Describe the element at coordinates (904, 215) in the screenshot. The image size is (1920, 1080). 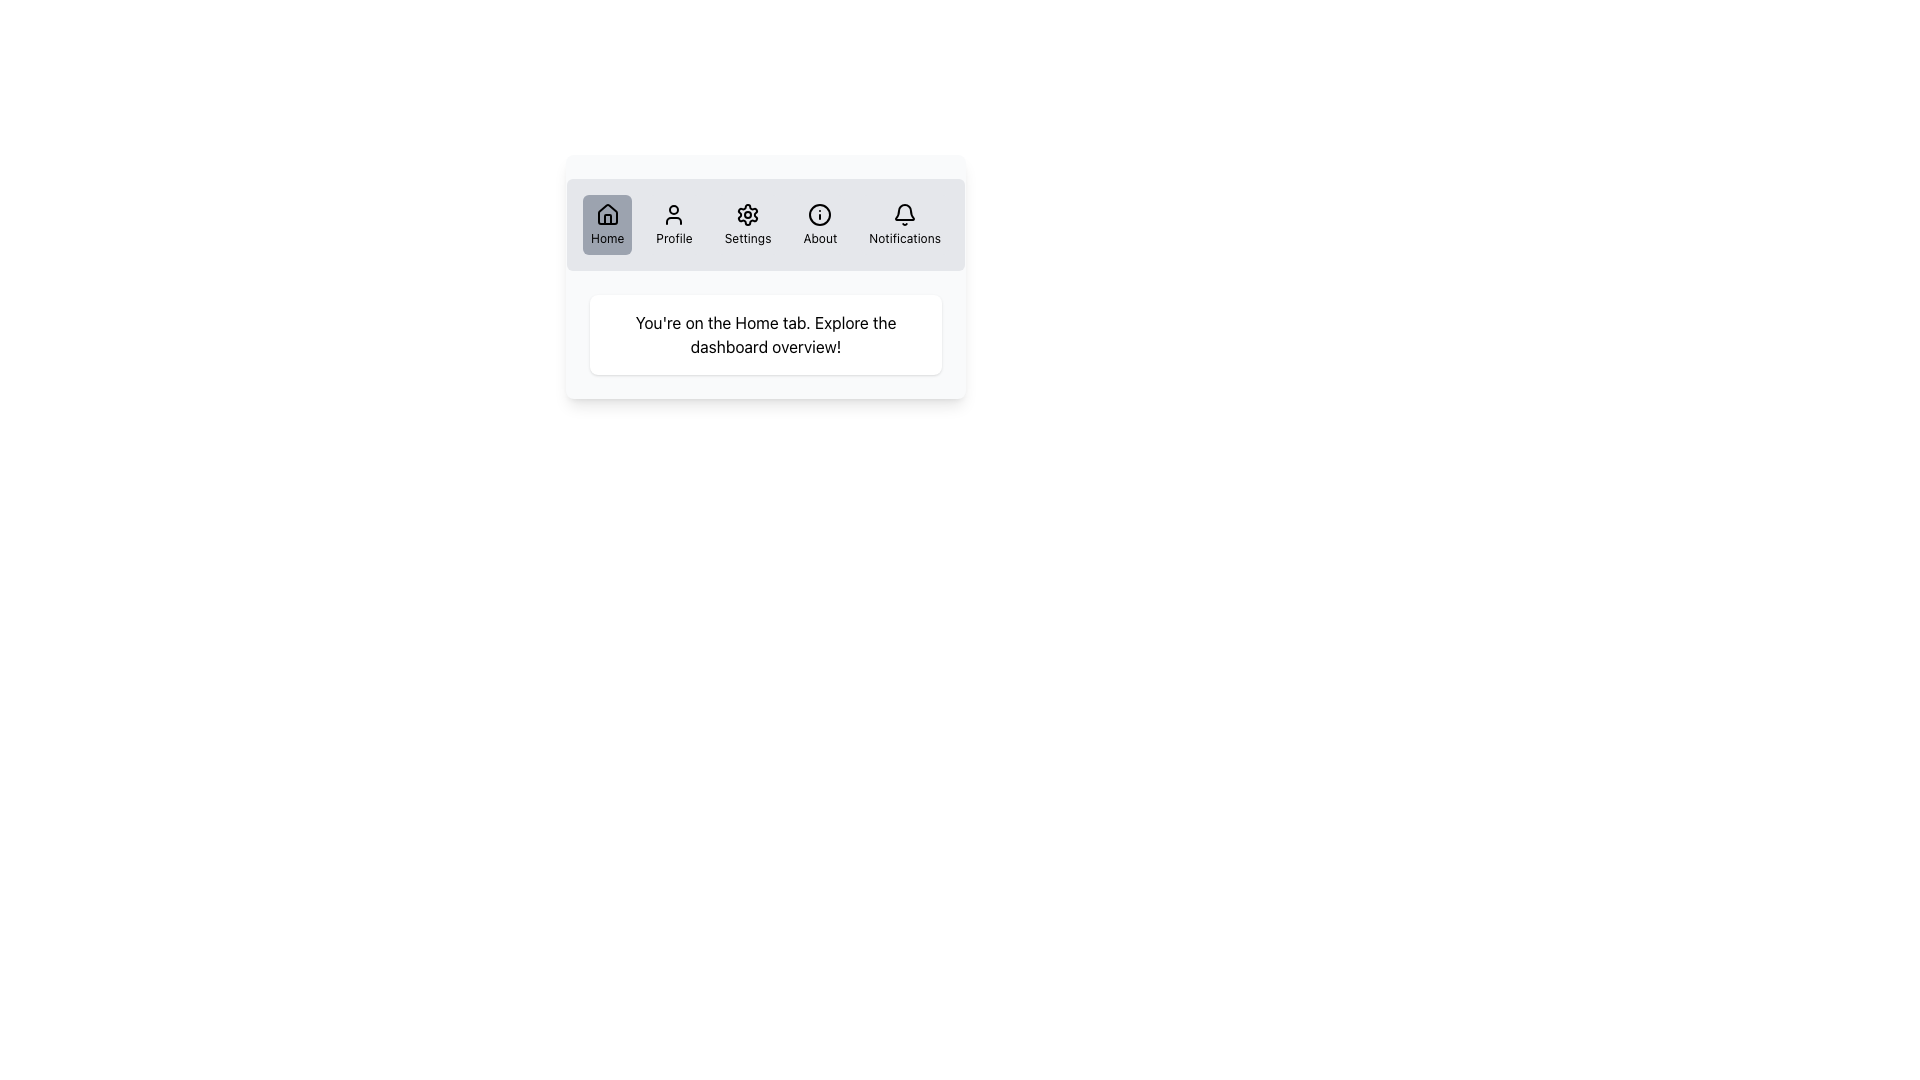
I see `the bell icon in the top navigation bar, which serves as a notification indicator and is paired with the text label 'Notifications'` at that location.